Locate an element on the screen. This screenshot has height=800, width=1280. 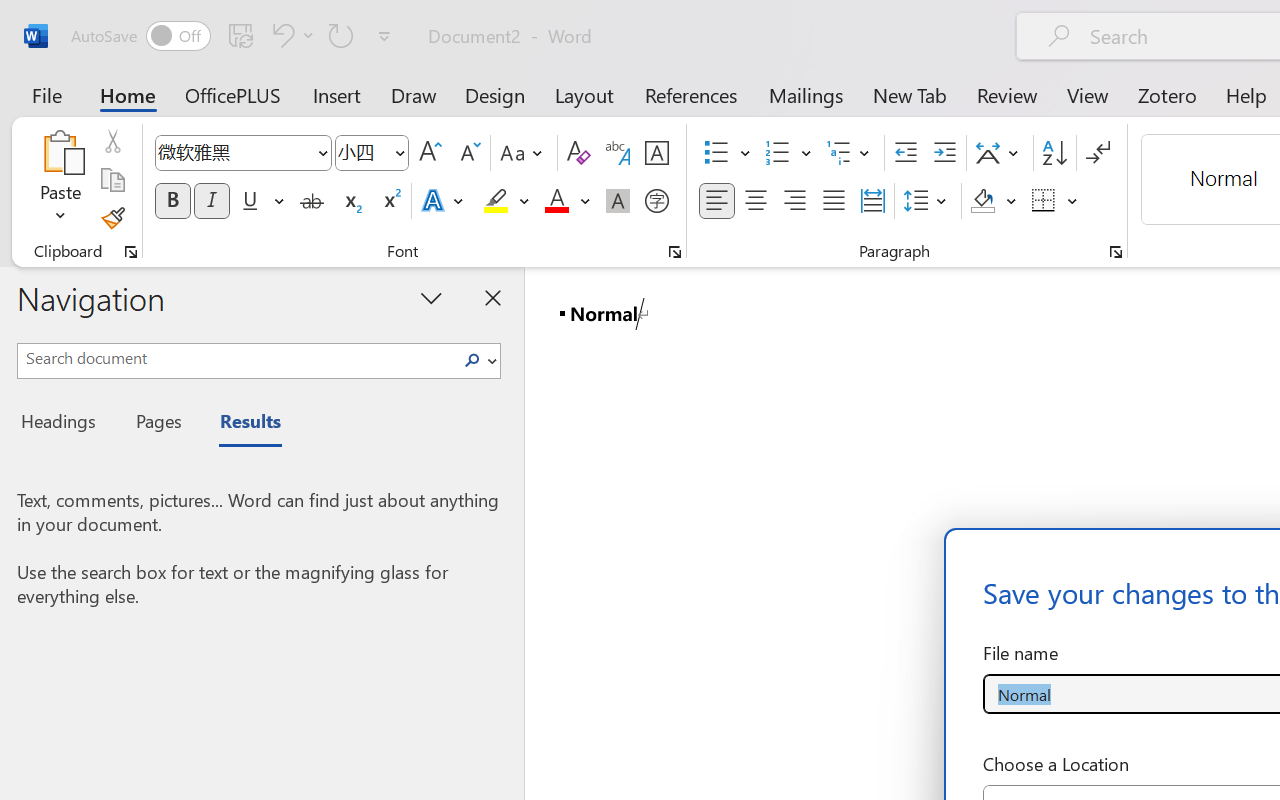
'Draw' is located at coordinates (413, 94).